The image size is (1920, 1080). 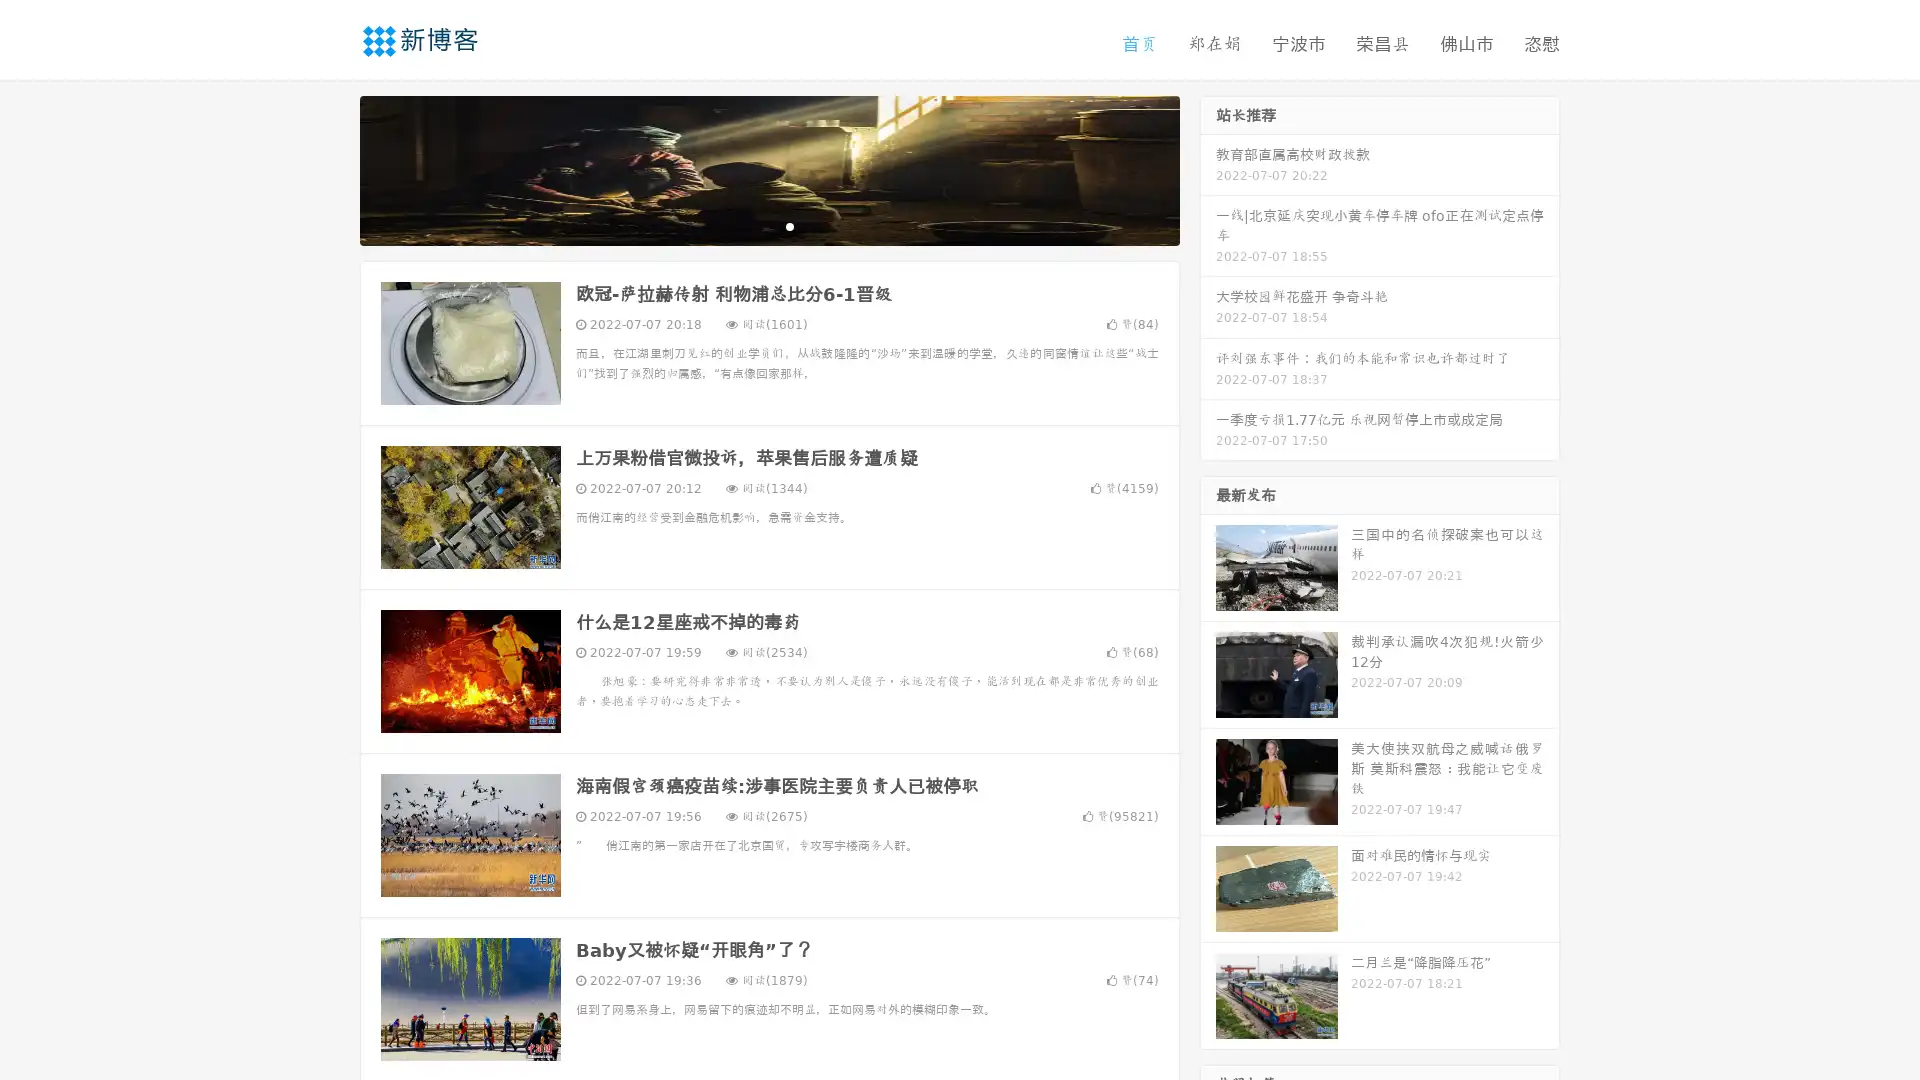 I want to click on Next slide, so click(x=1208, y=168).